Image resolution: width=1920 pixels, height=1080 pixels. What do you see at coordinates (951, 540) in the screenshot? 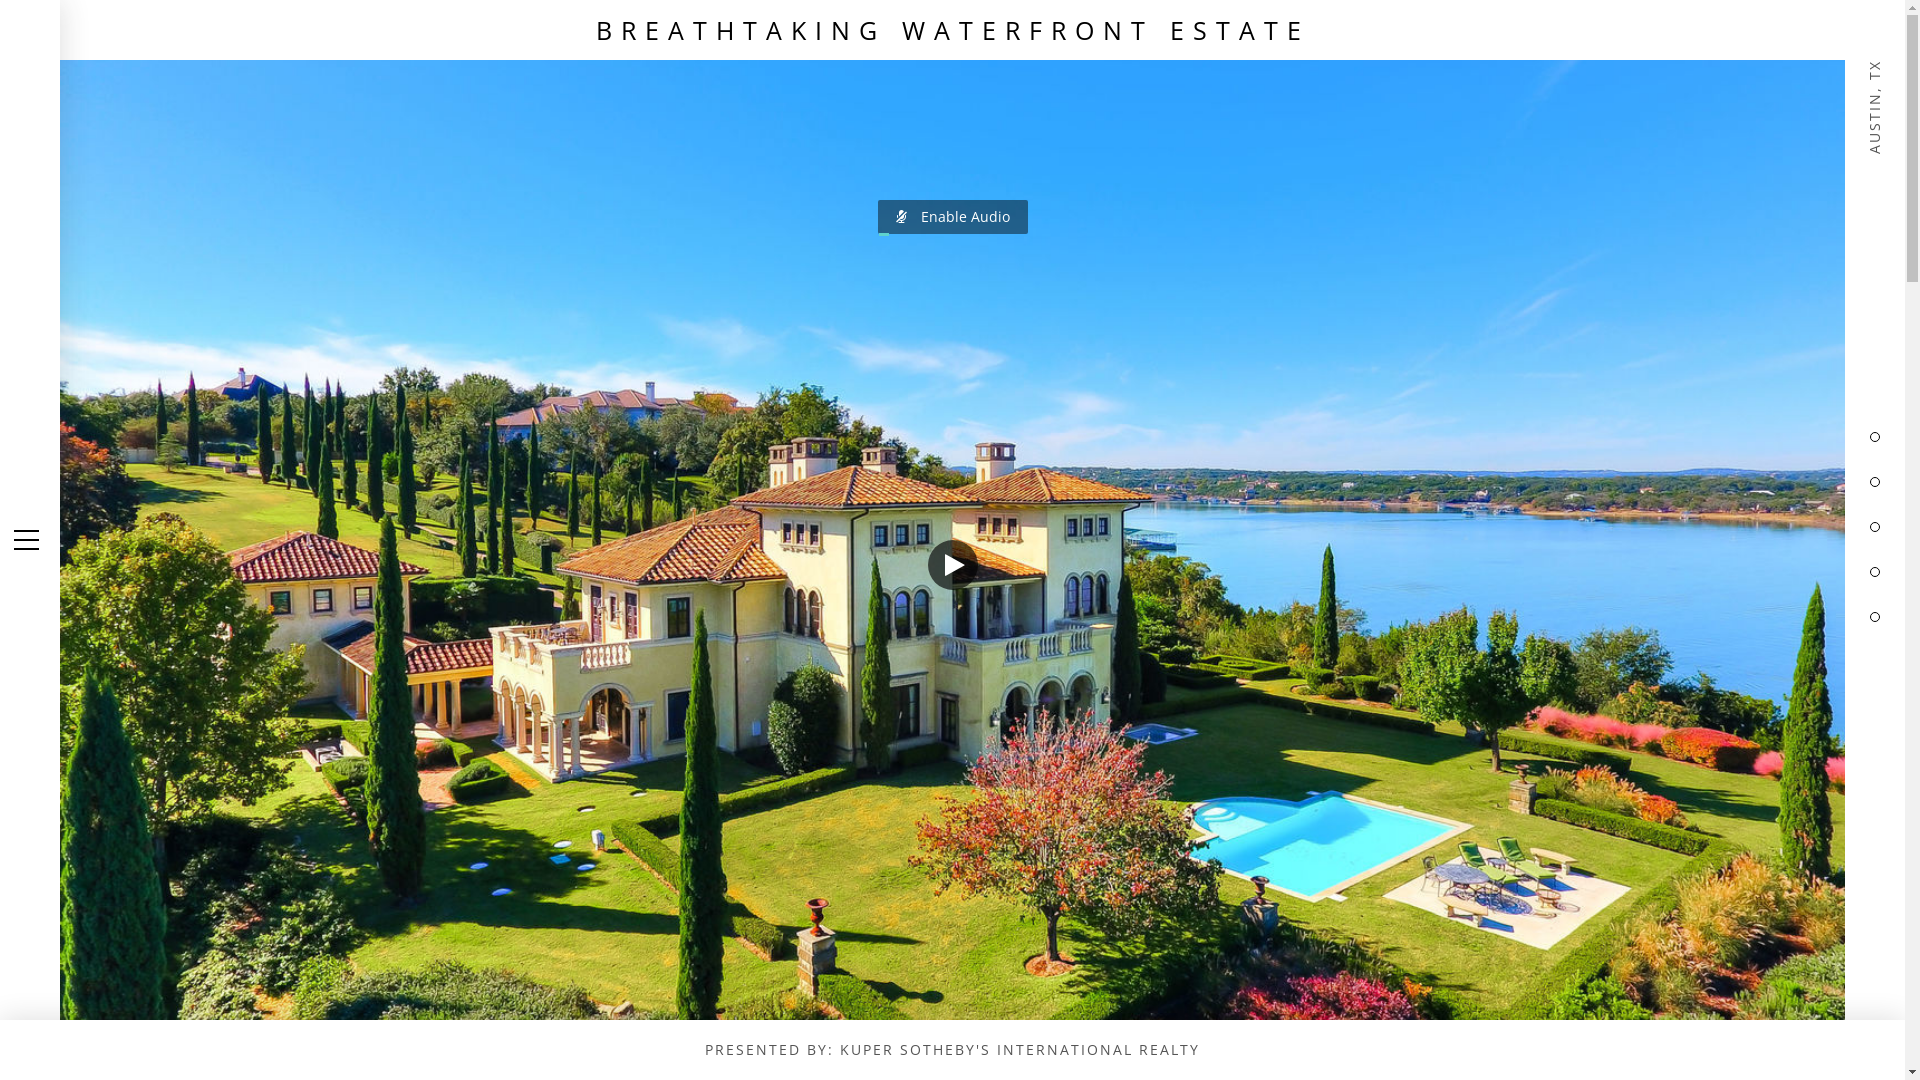
I see `'Listing Video'` at bounding box center [951, 540].